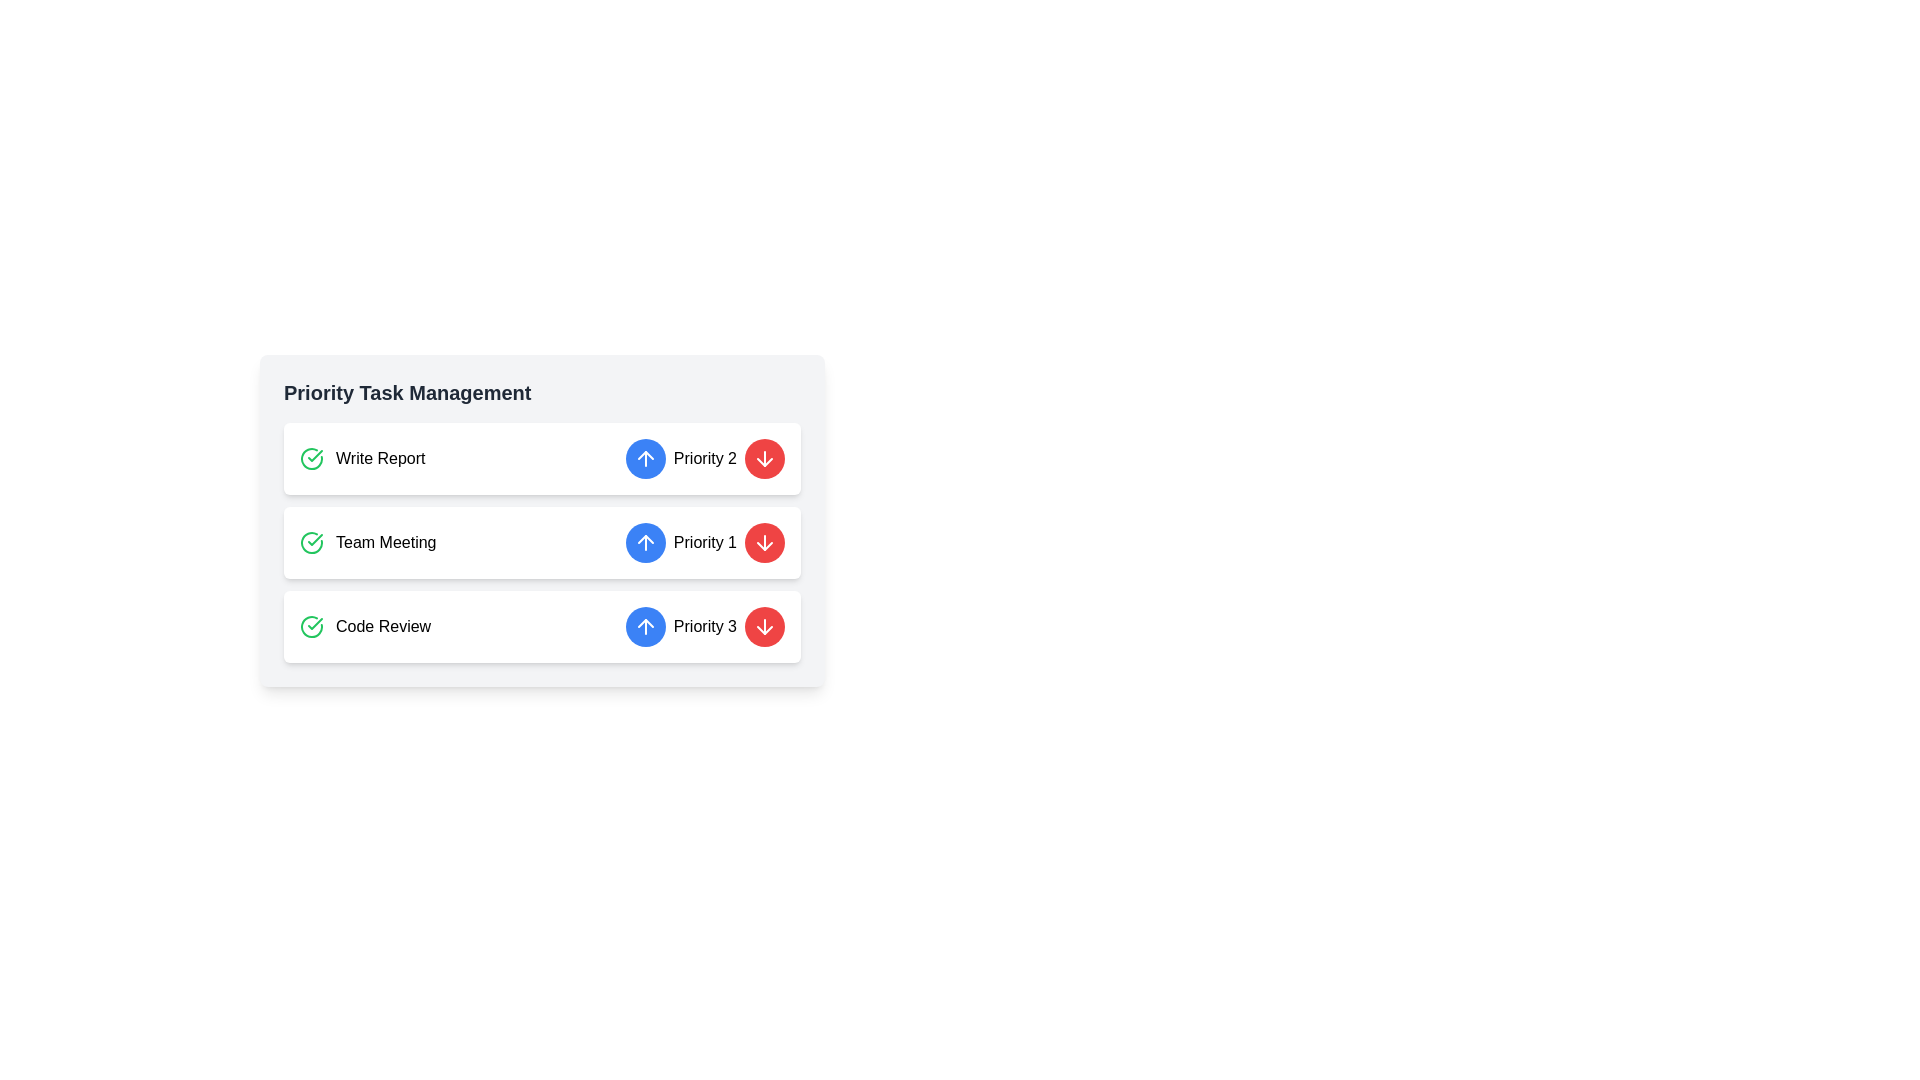 The image size is (1920, 1080). I want to click on the 'Code Review' text label element, which is the third item in the 'Priority Task Management' task list, so click(383, 626).